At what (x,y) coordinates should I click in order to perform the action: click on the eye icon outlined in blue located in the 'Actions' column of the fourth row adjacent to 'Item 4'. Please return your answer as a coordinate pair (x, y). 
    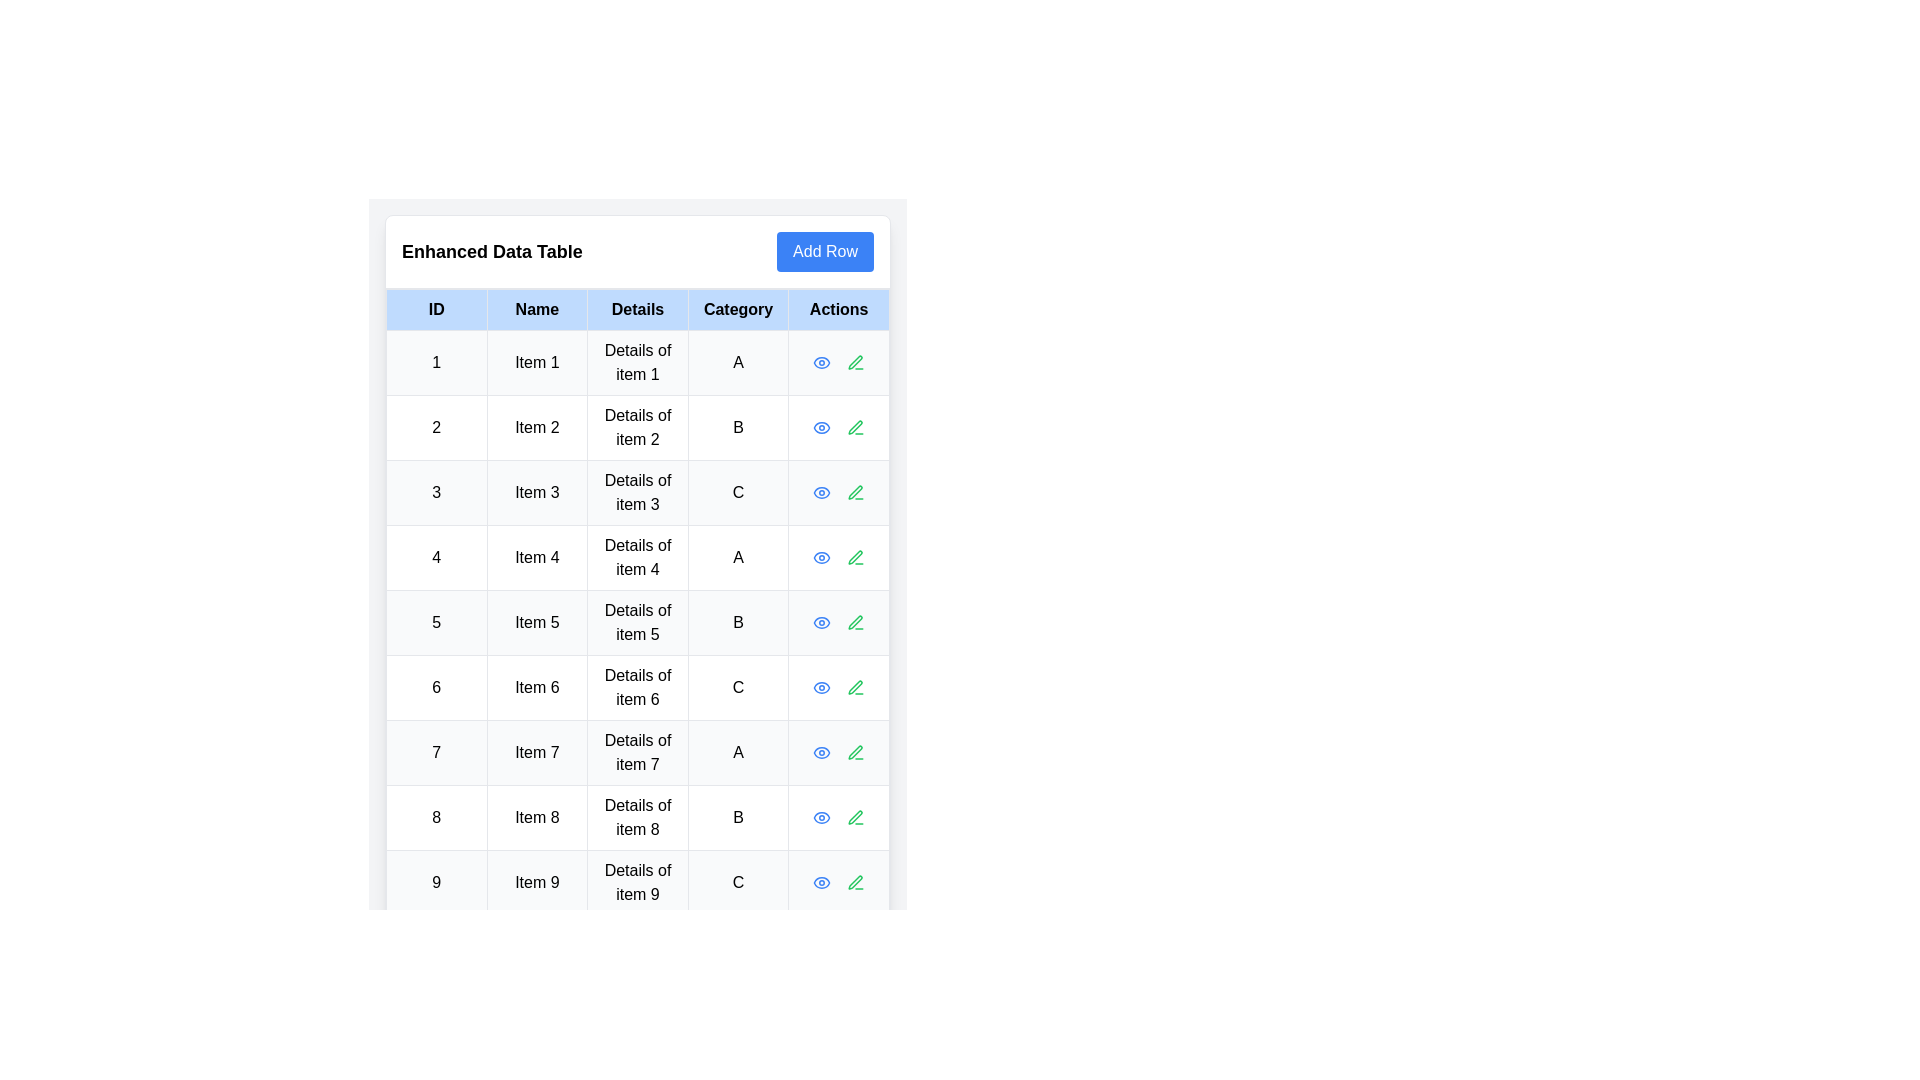
    Looking at the image, I should click on (822, 558).